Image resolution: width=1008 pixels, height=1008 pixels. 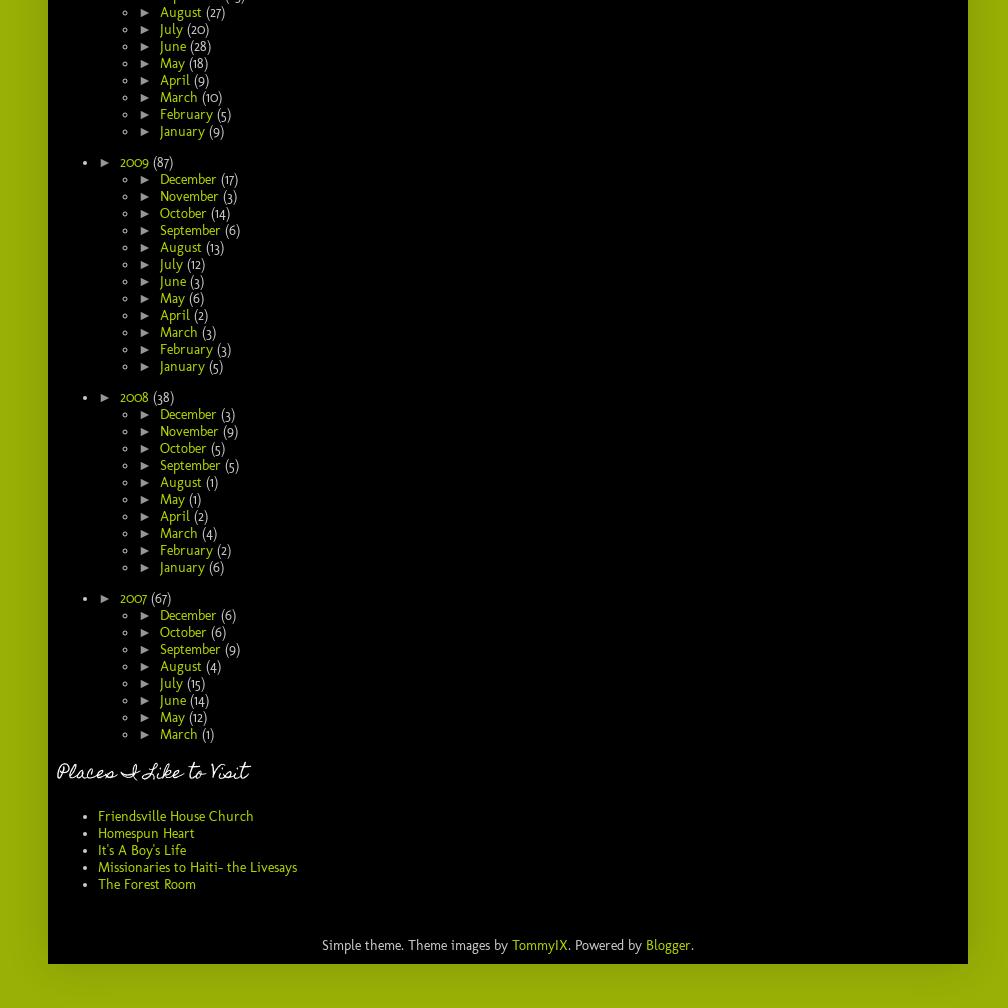 What do you see at coordinates (607, 944) in the screenshot?
I see `'. Powered by'` at bounding box center [607, 944].